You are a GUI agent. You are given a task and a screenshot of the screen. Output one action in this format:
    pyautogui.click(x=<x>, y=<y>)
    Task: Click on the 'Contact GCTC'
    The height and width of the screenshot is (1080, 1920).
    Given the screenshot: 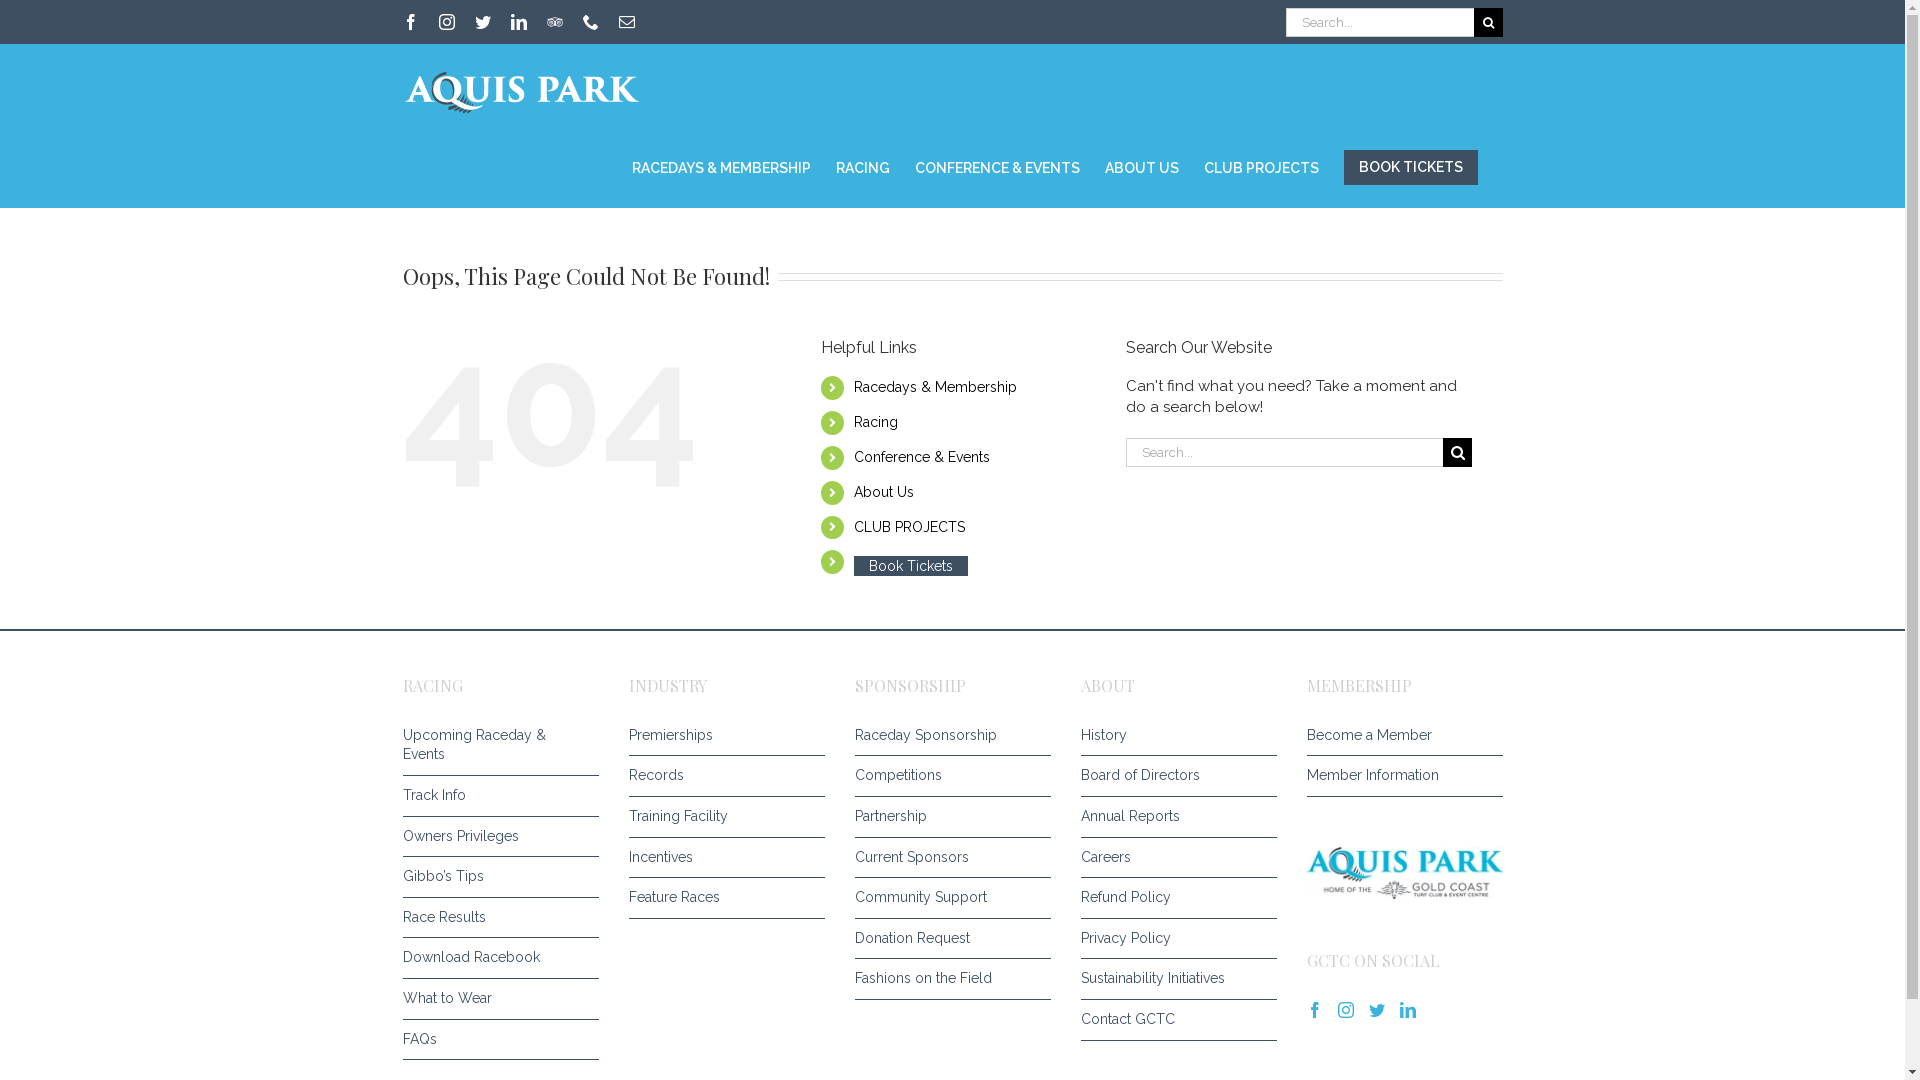 What is the action you would take?
    pyautogui.click(x=1172, y=1019)
    